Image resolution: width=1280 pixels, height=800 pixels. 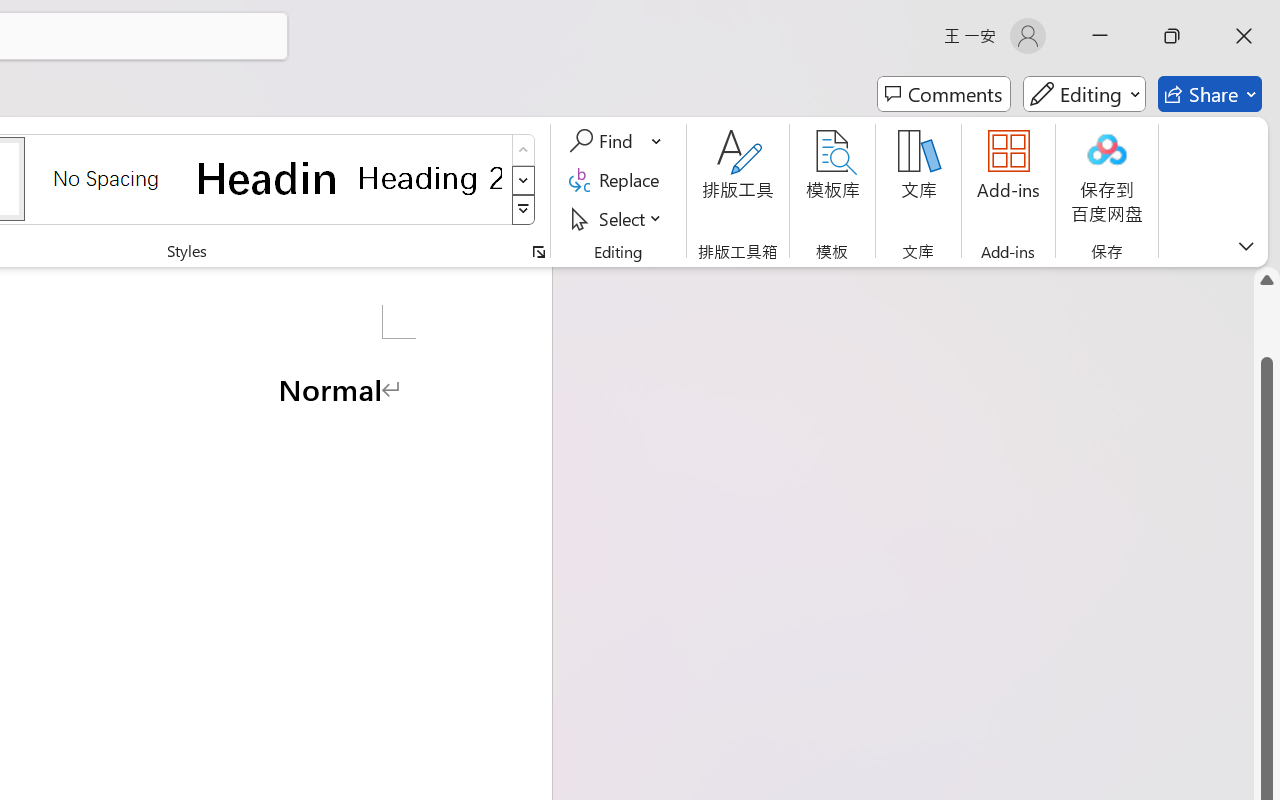 I want to click on 'Heading 2', so click(x=429, y=177).